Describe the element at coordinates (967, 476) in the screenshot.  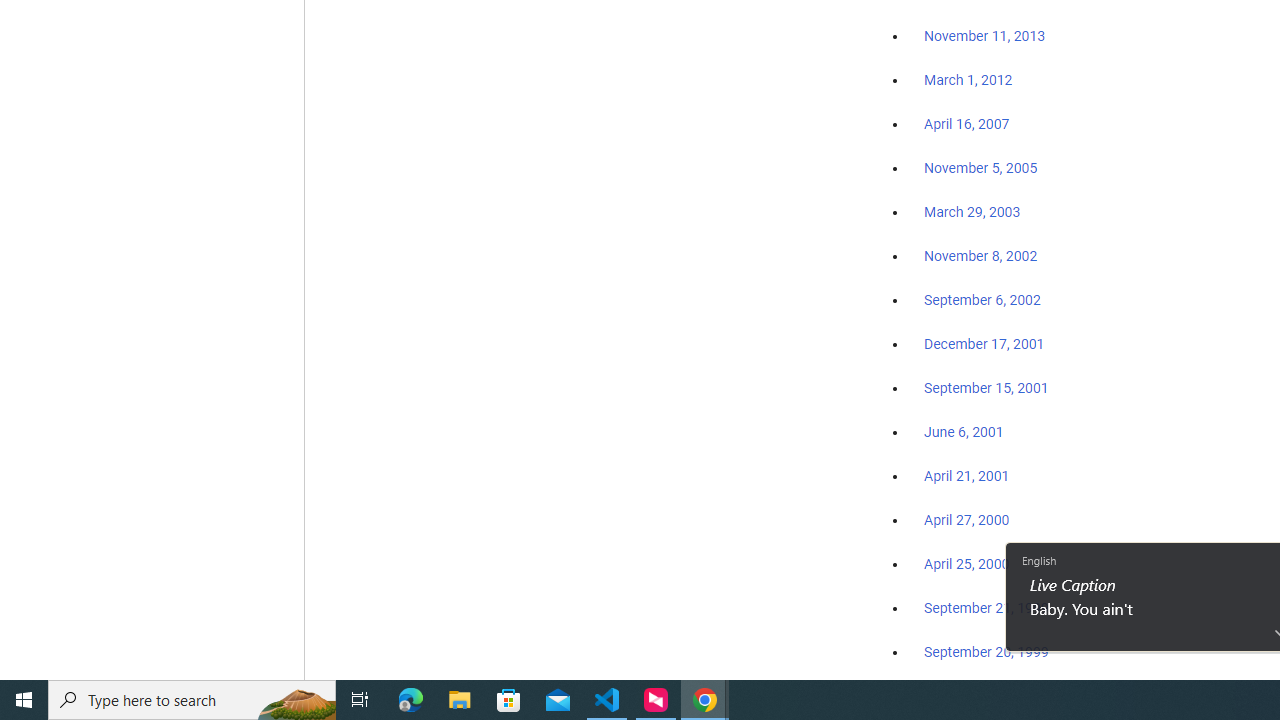
I see `'April 21, 2001'` at that location.